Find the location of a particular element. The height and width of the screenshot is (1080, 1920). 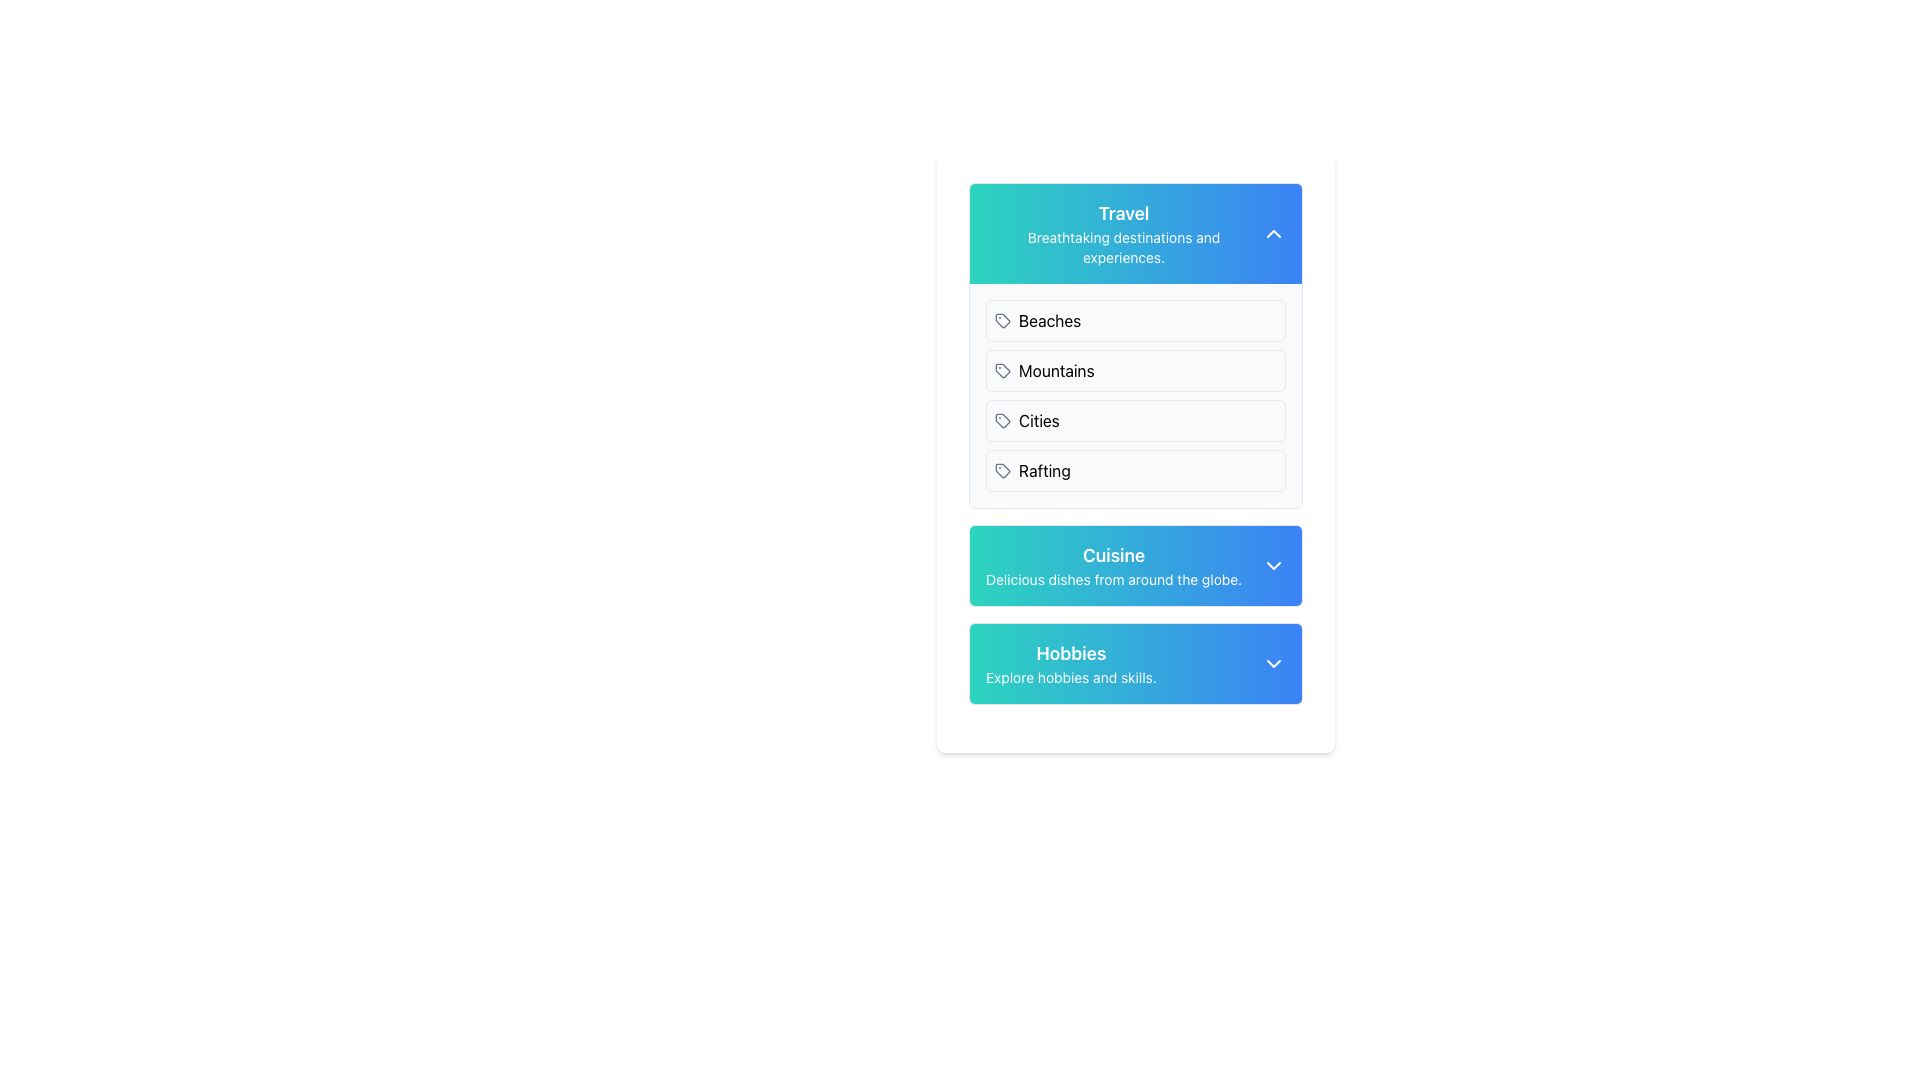

the upward-pointing chevron icon button in the top-right corner of the 'Travel' section header is located at coordinates (1272, 233).